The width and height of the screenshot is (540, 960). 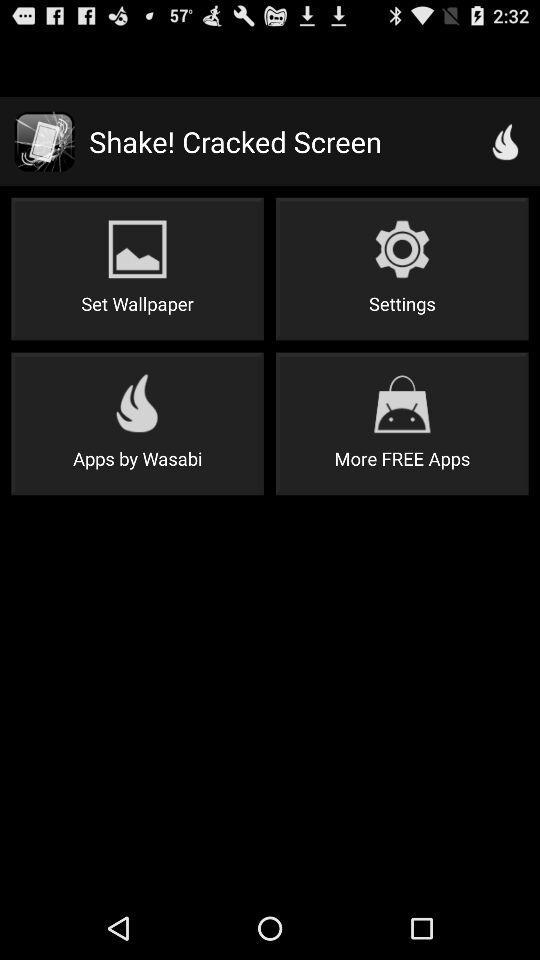 What do you see at coordinates (402, 423) in the screenshot?
I see `the icon next to apps by wasabi icon` at bounding box center [402, 423].